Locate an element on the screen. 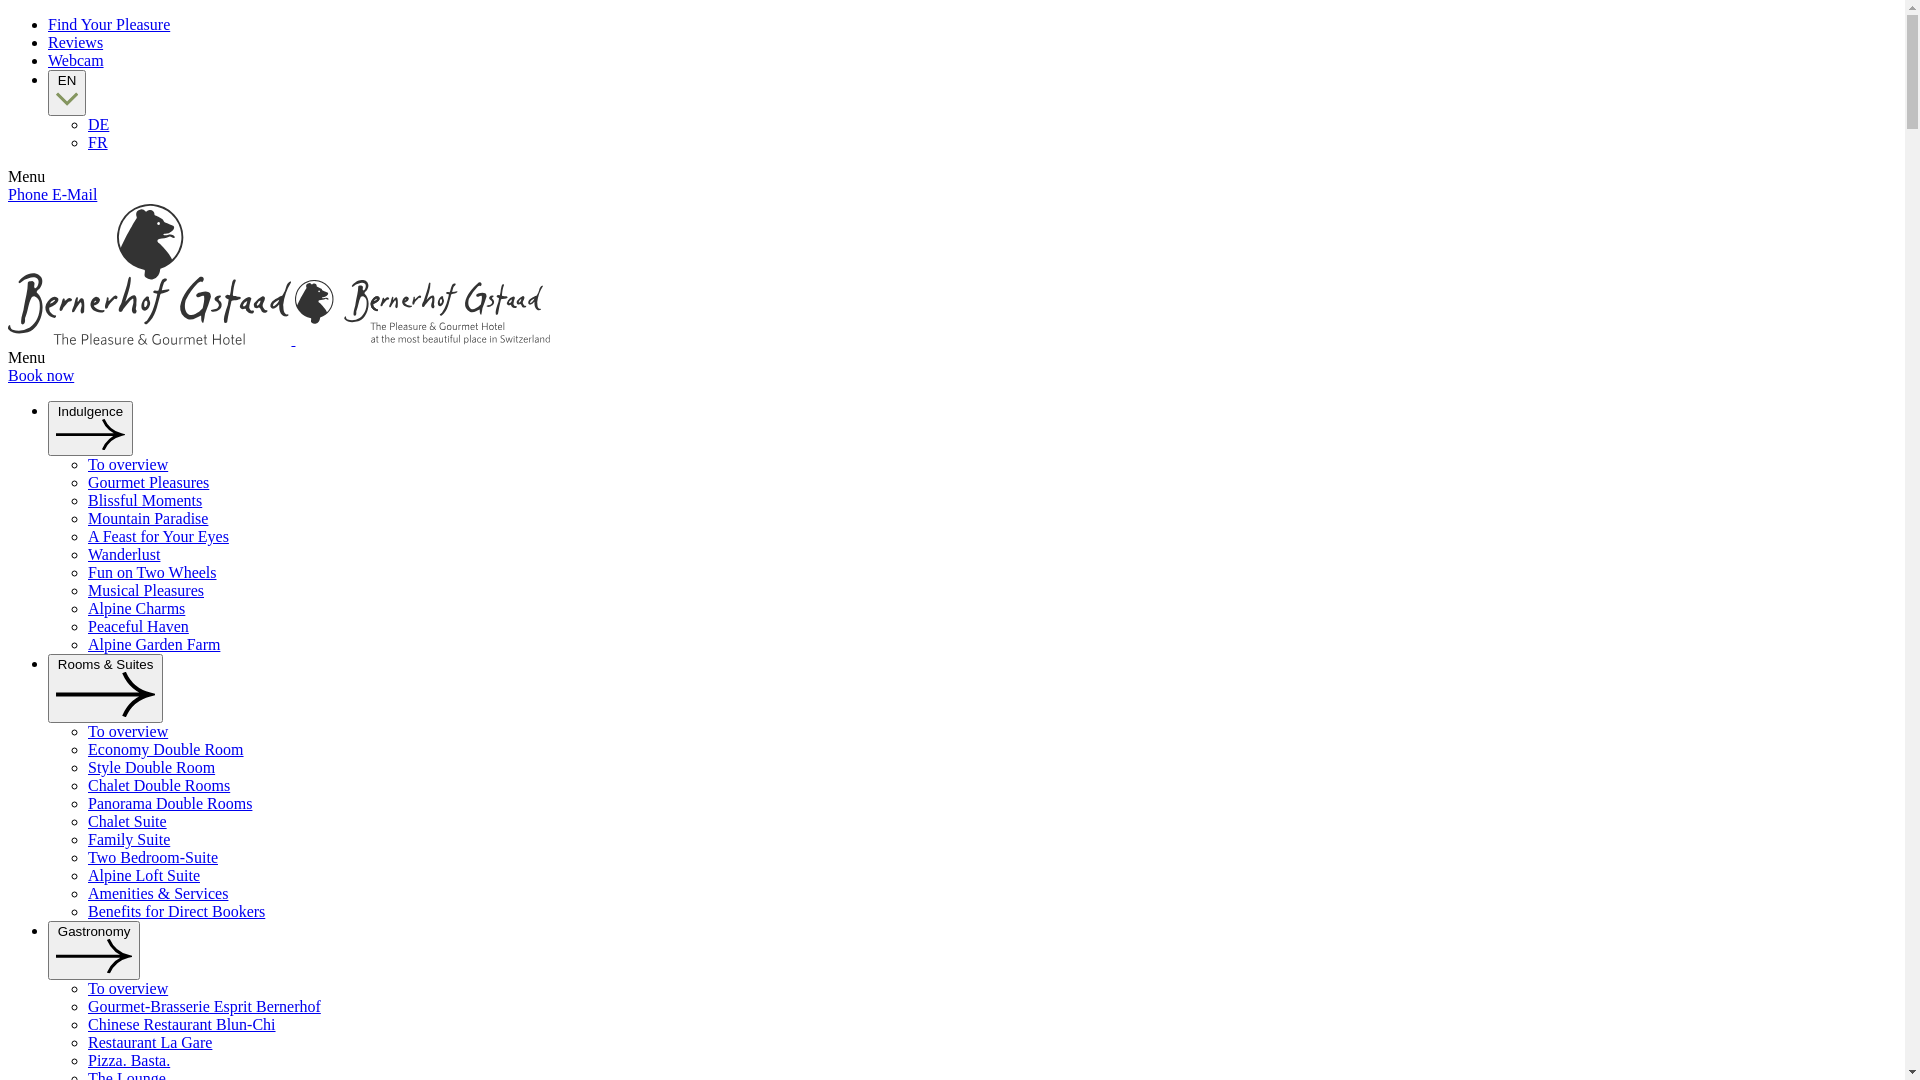  'Two Bedroom-Suite' is located at coordinates (152, 856).